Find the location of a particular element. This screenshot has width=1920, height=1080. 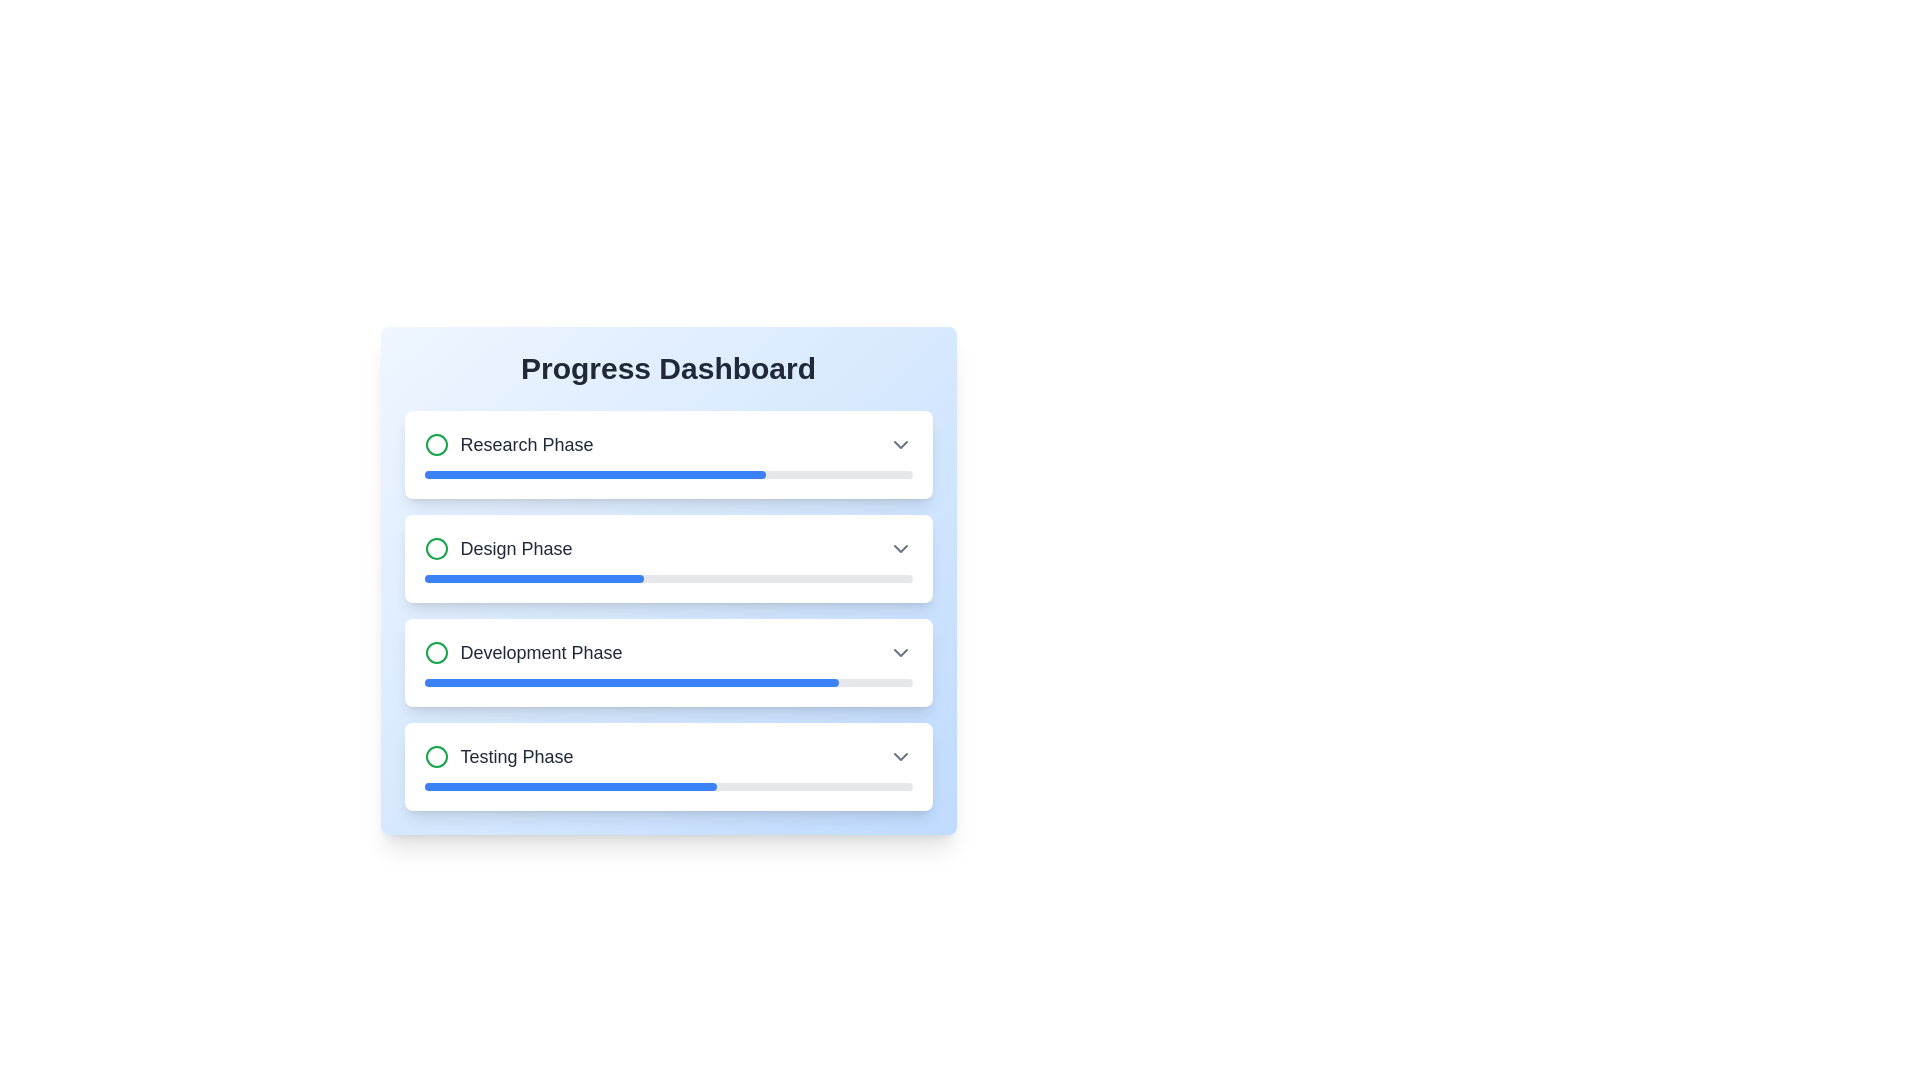

text of the Header or Title located at the top of the section that indicates the purpose of the content below it, which is related to tracking progress is located at coordinates (668, 369).